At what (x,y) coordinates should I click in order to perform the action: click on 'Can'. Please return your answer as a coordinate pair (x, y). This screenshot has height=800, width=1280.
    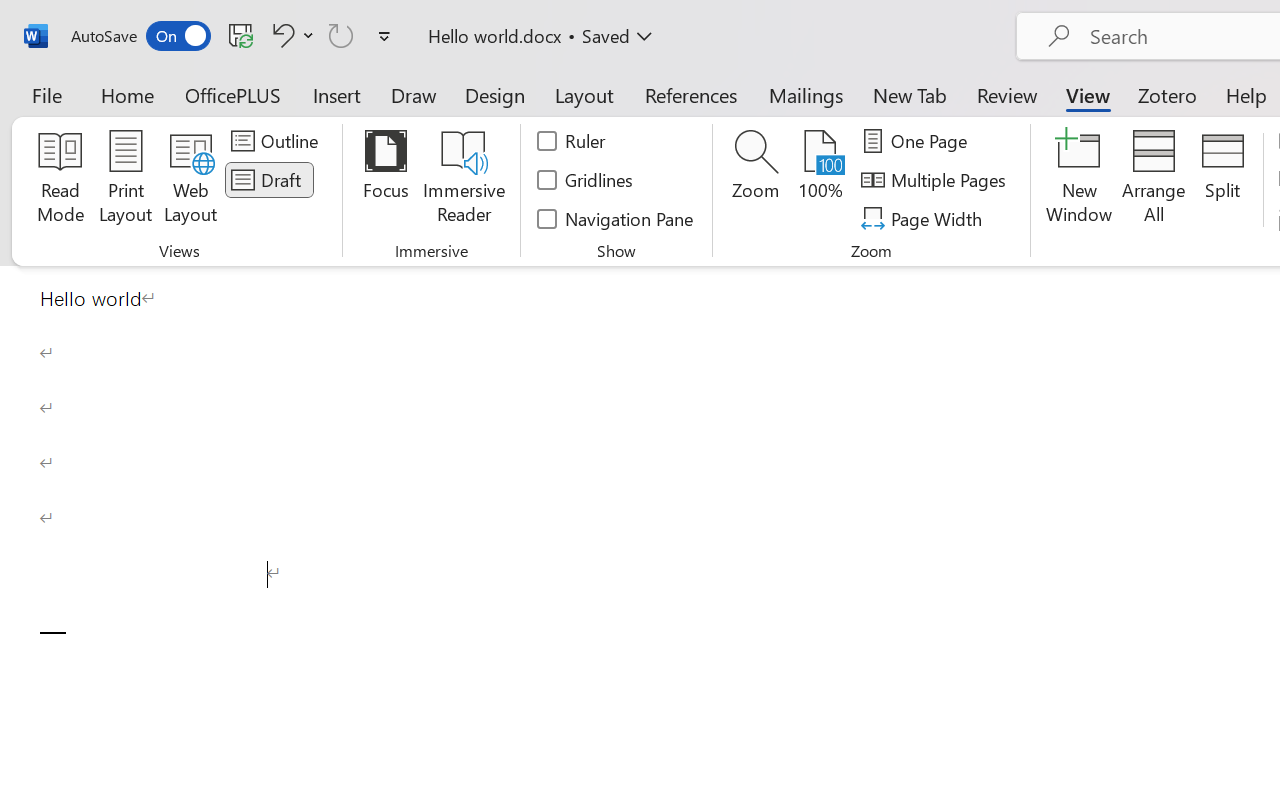
    Looking at the image, I should click on (341, 34).